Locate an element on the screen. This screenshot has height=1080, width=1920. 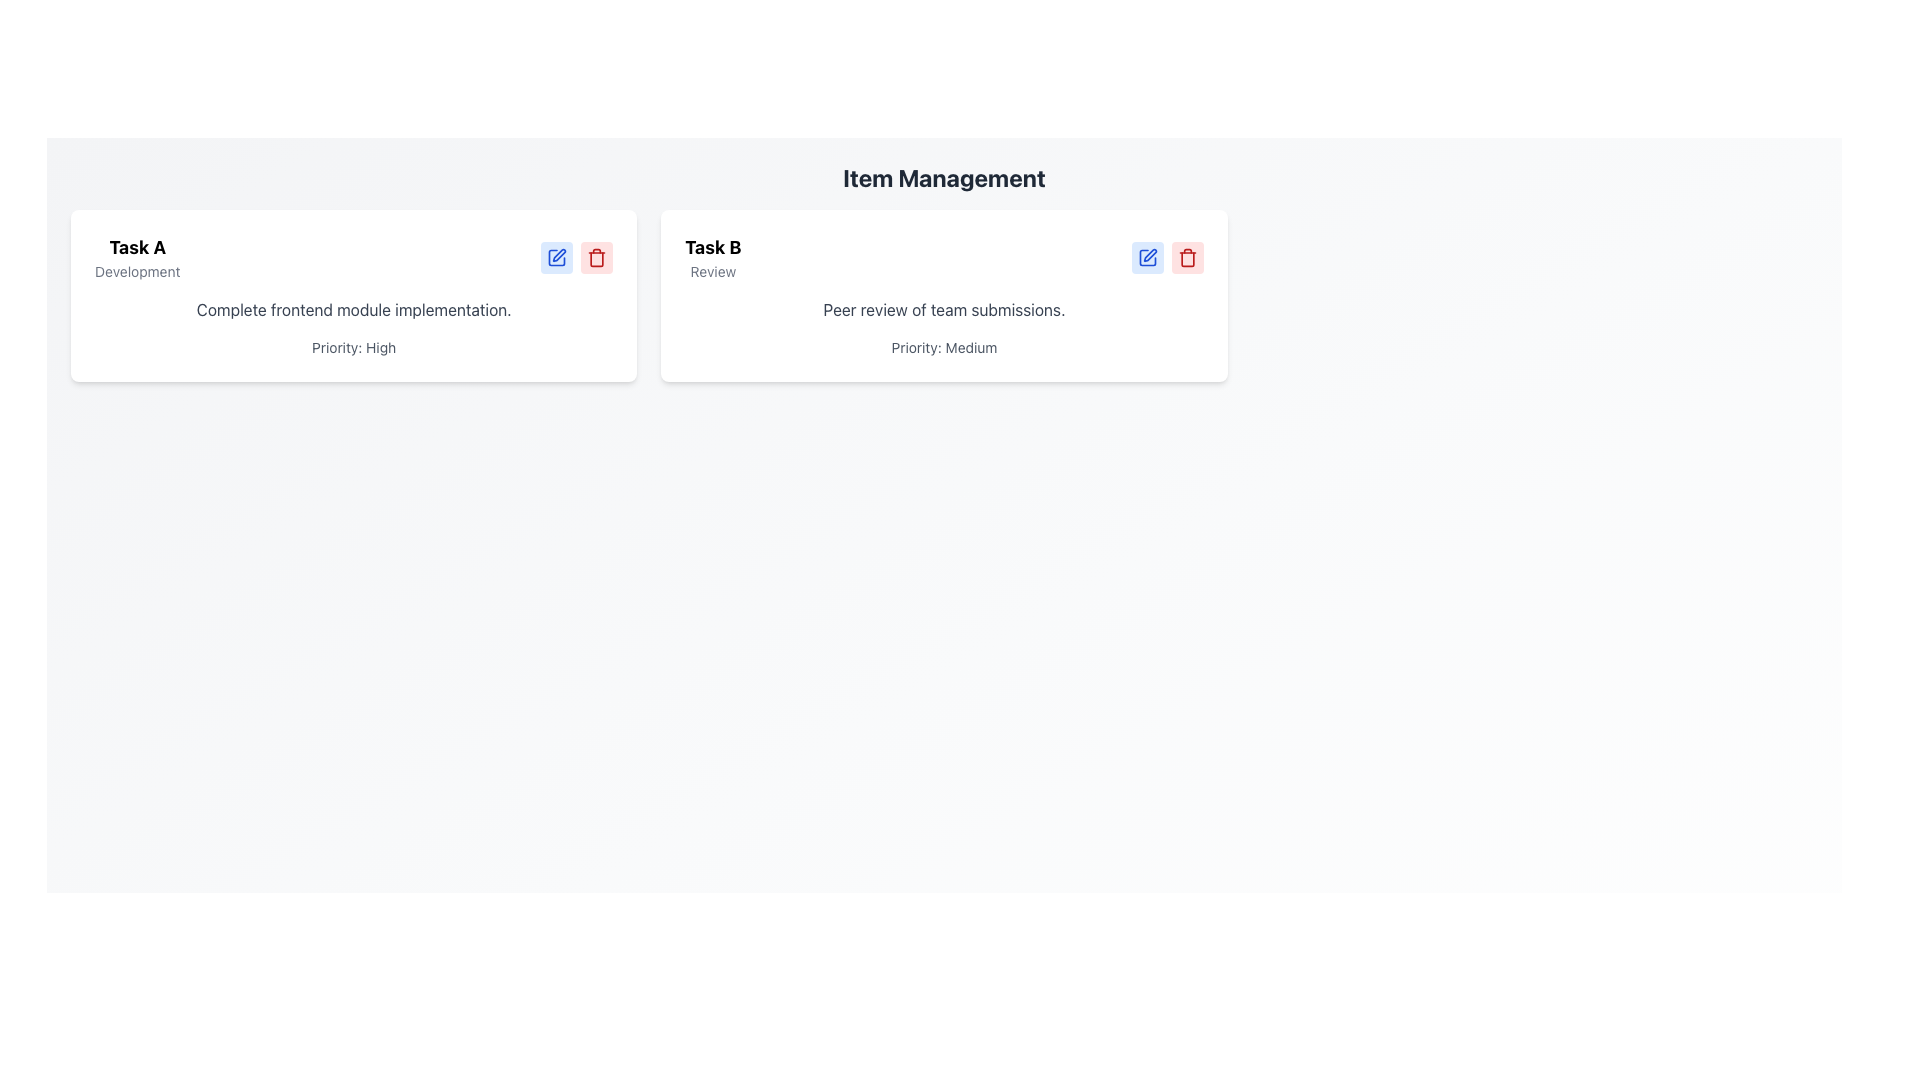
the pen component of the edit icon within the edit button on the right side of 'Task B' is located at coordinates (559, 254).